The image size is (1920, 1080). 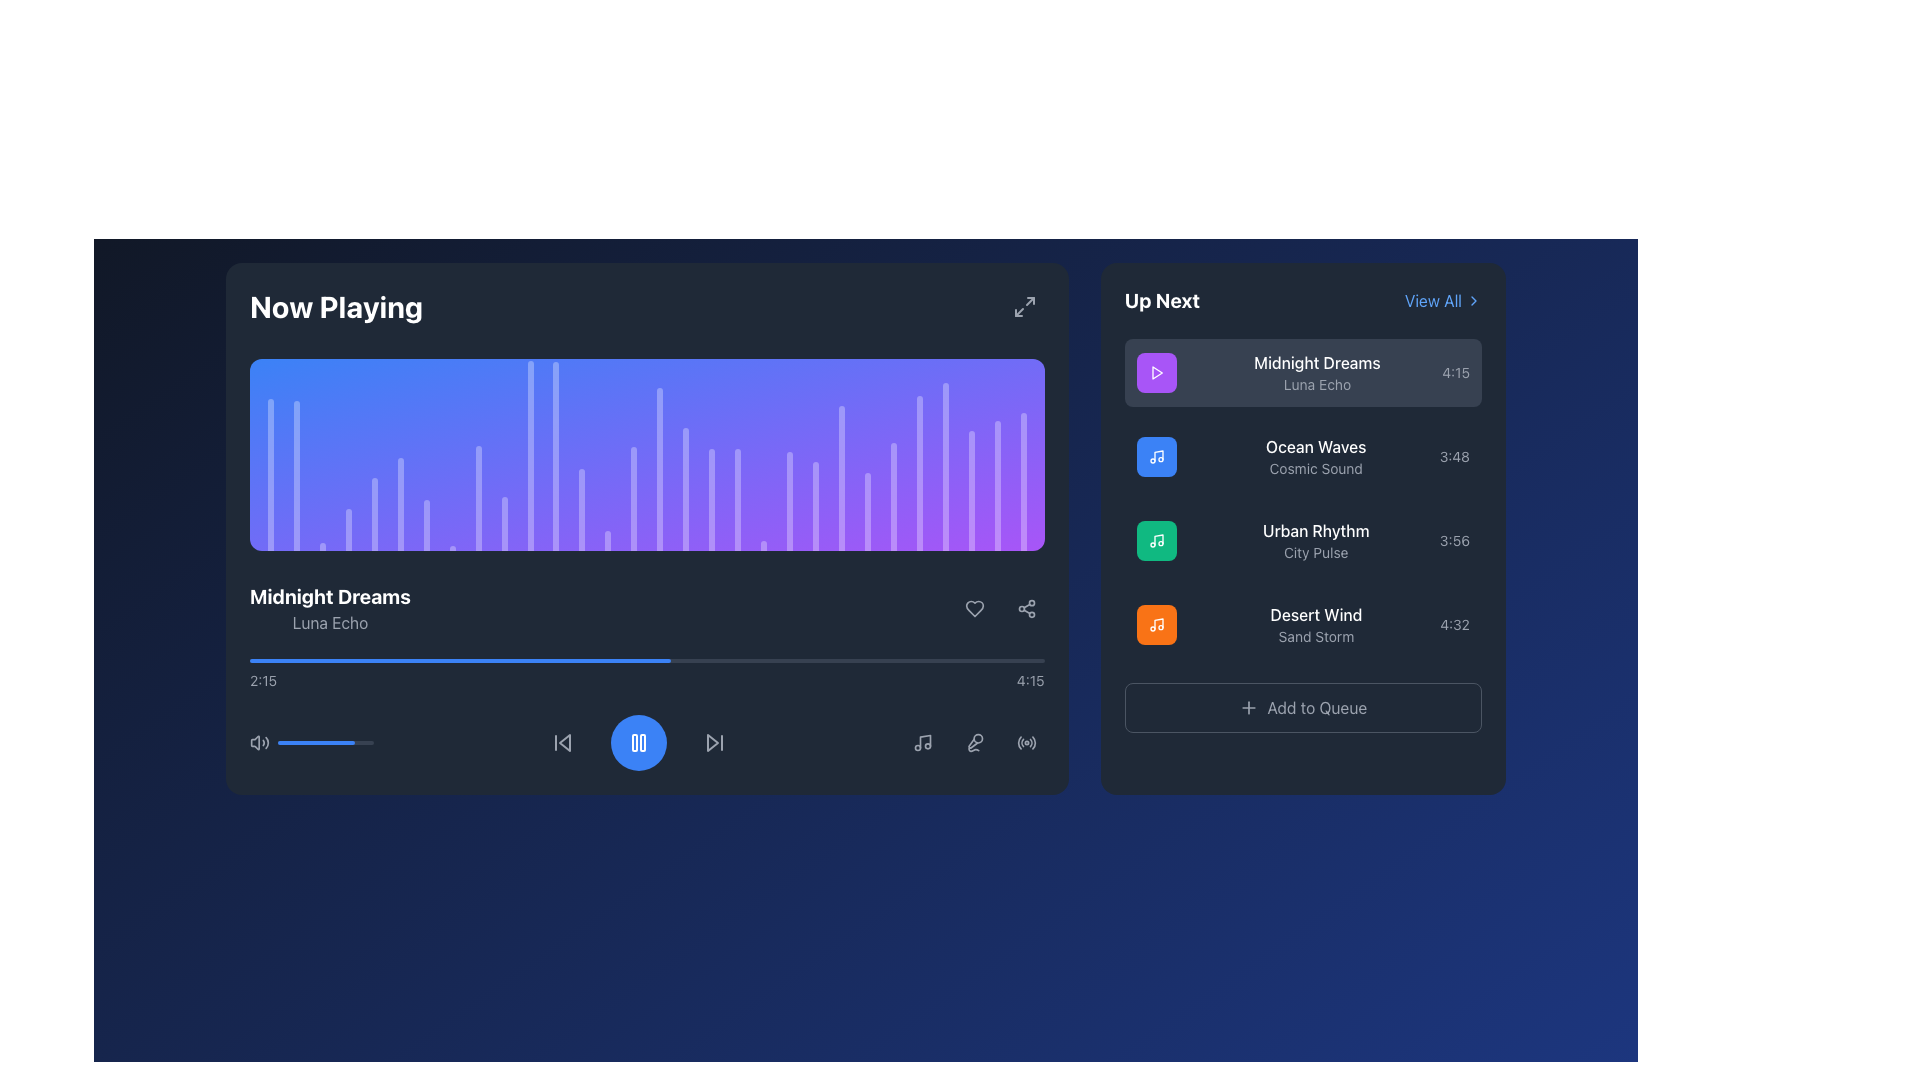 What do you see at coordinates (1156, 623) in the screenshot?
I see `the 'Desert Wind' song icon in the 'Up Next' section, which is the fourth icon in the list` at bounding box center [1156, 623].